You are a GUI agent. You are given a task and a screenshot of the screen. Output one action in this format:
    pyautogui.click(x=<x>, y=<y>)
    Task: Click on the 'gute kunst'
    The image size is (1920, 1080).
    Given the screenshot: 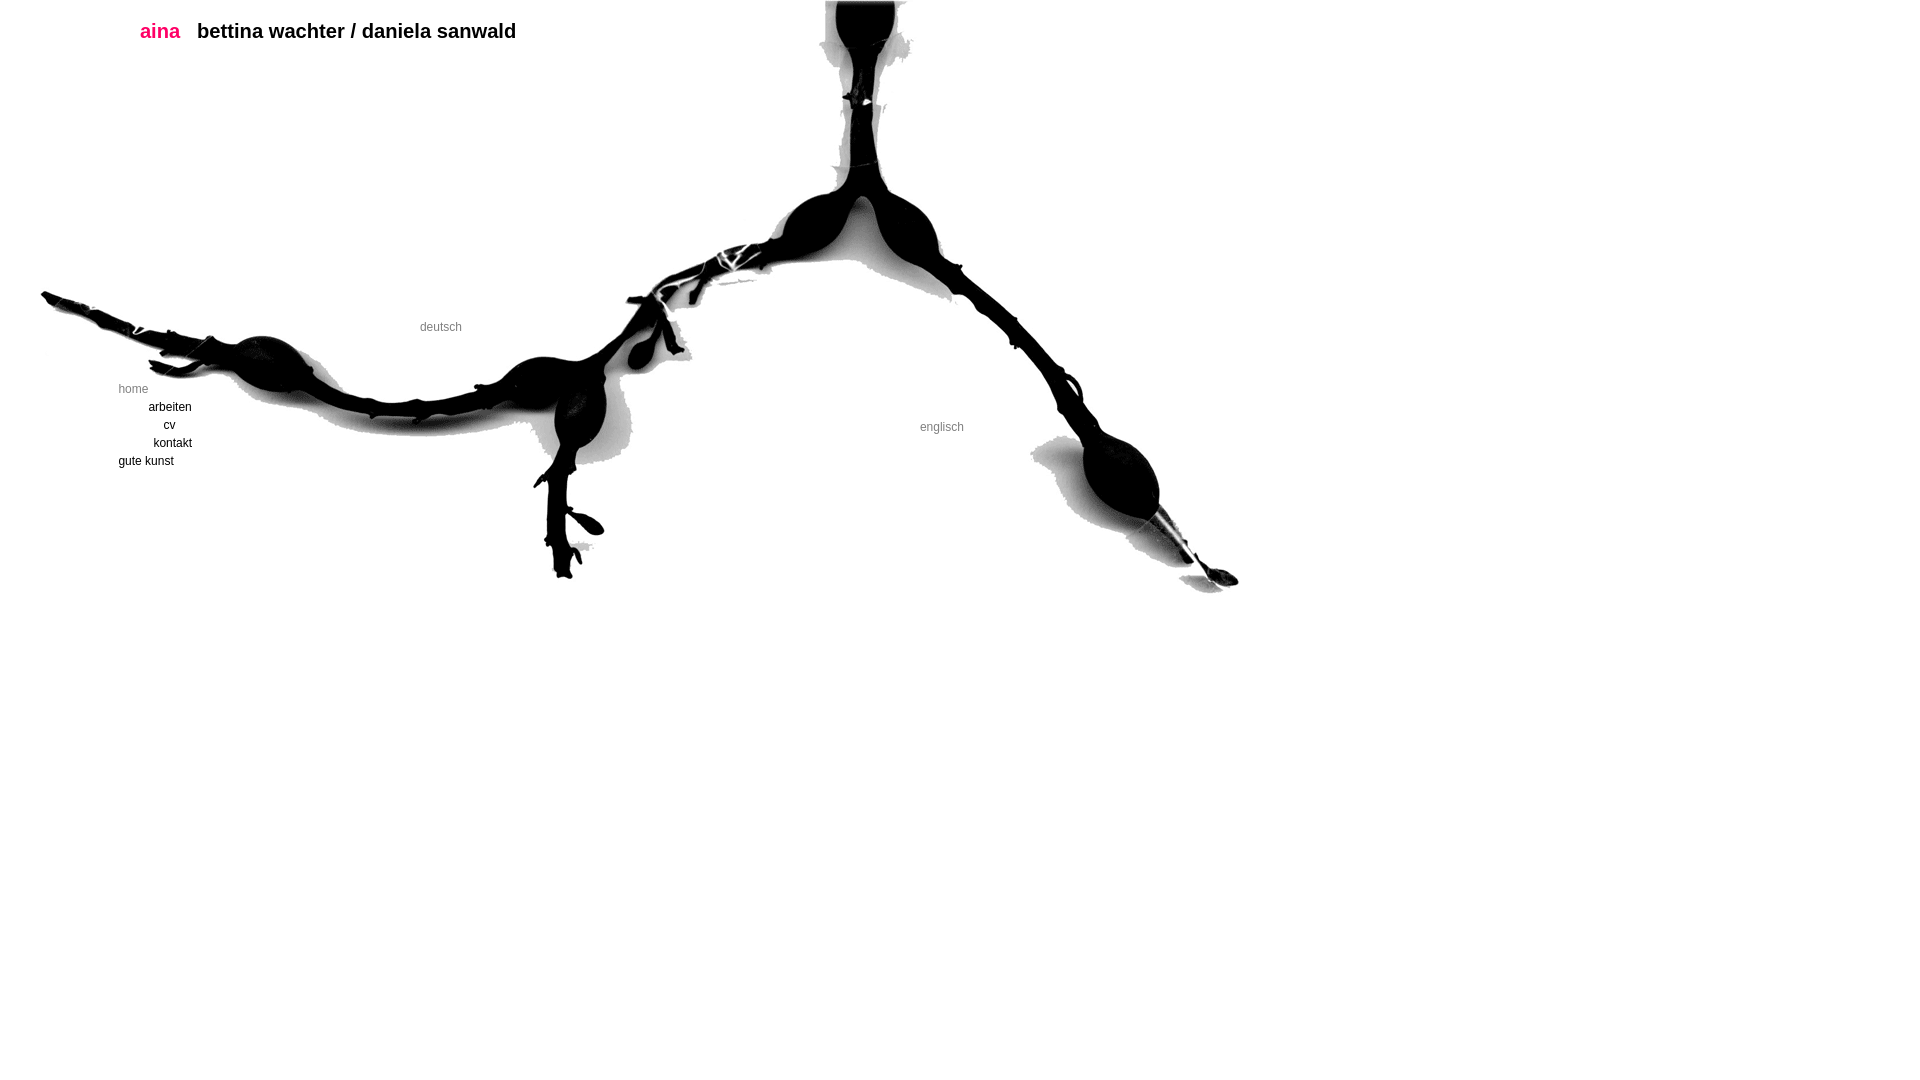 What is the action you would take?
    pyautogui.click(x=209, y=461)
    